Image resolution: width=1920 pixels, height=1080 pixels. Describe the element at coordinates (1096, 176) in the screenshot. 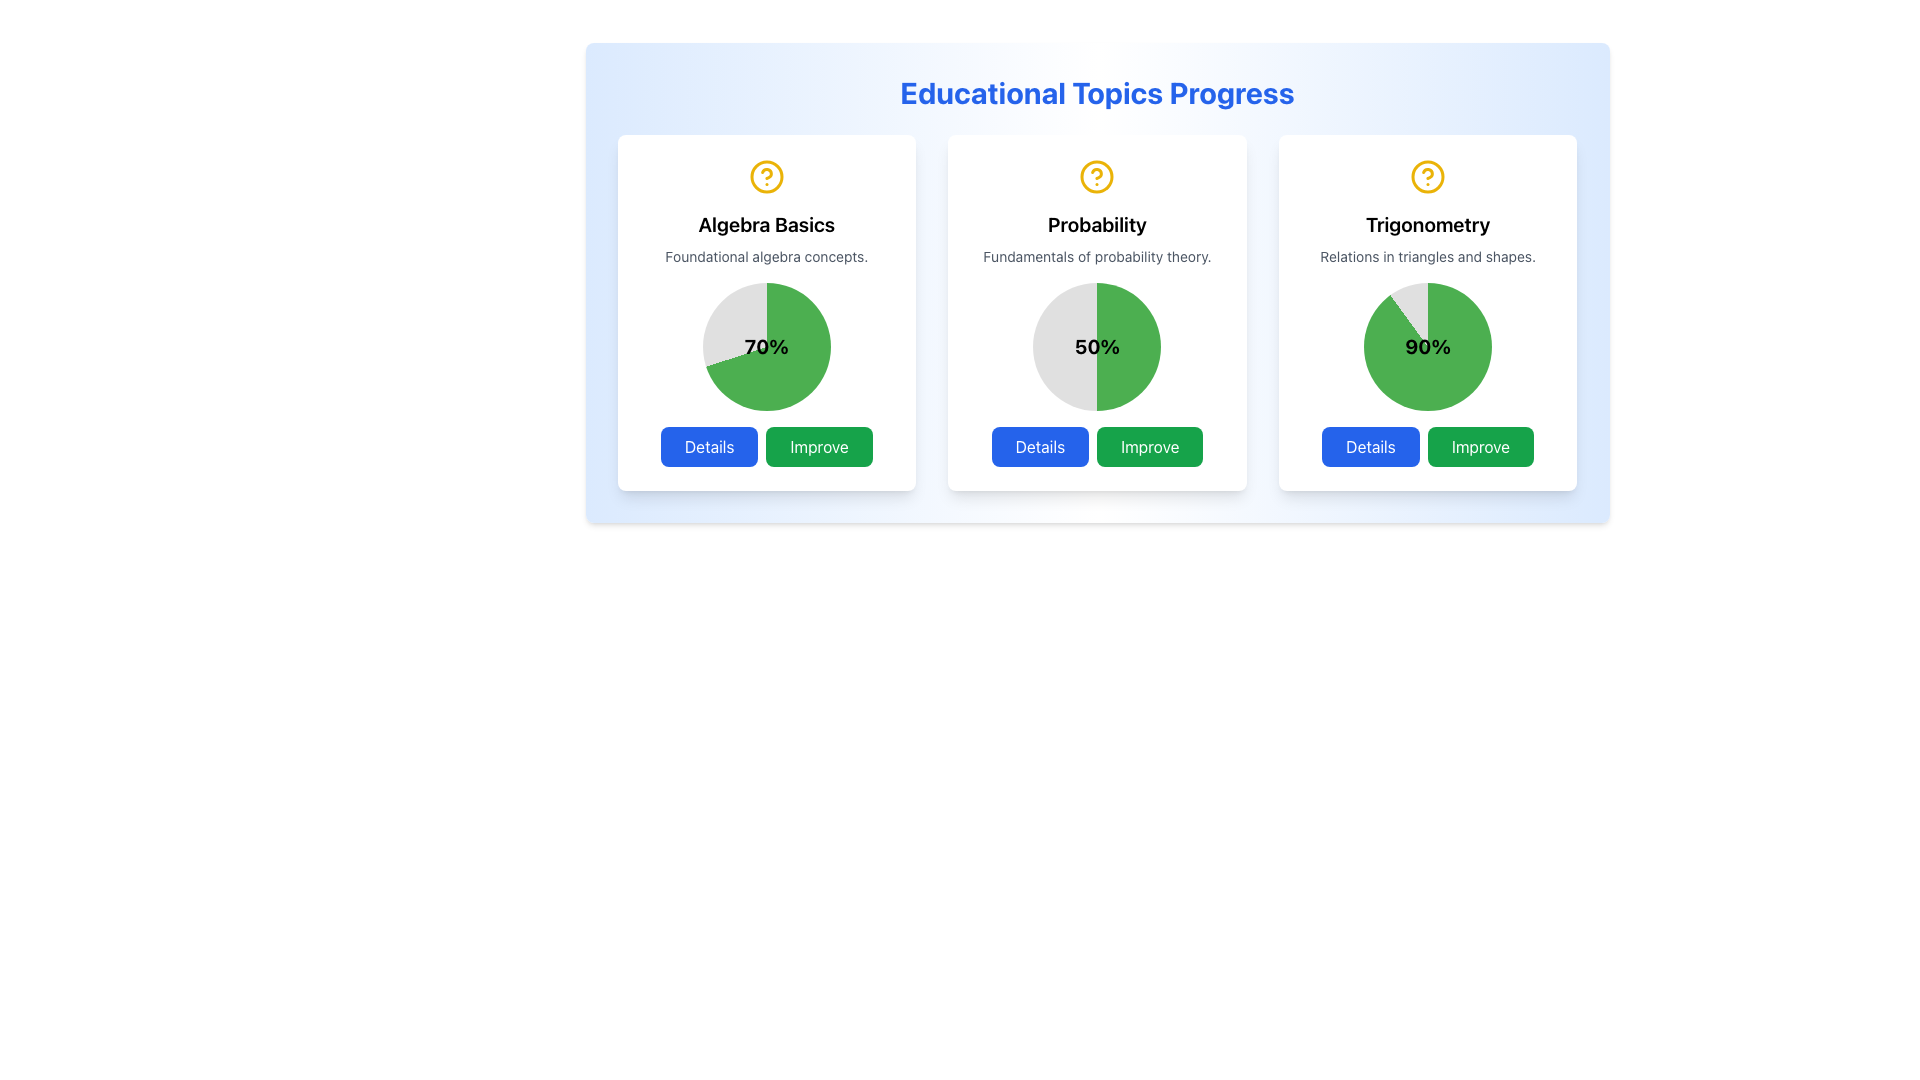

I see `the circular outline with a yellow outline, part of the question mark icon located at the top-center of the 'Probability' card, just above the card title` at that location.